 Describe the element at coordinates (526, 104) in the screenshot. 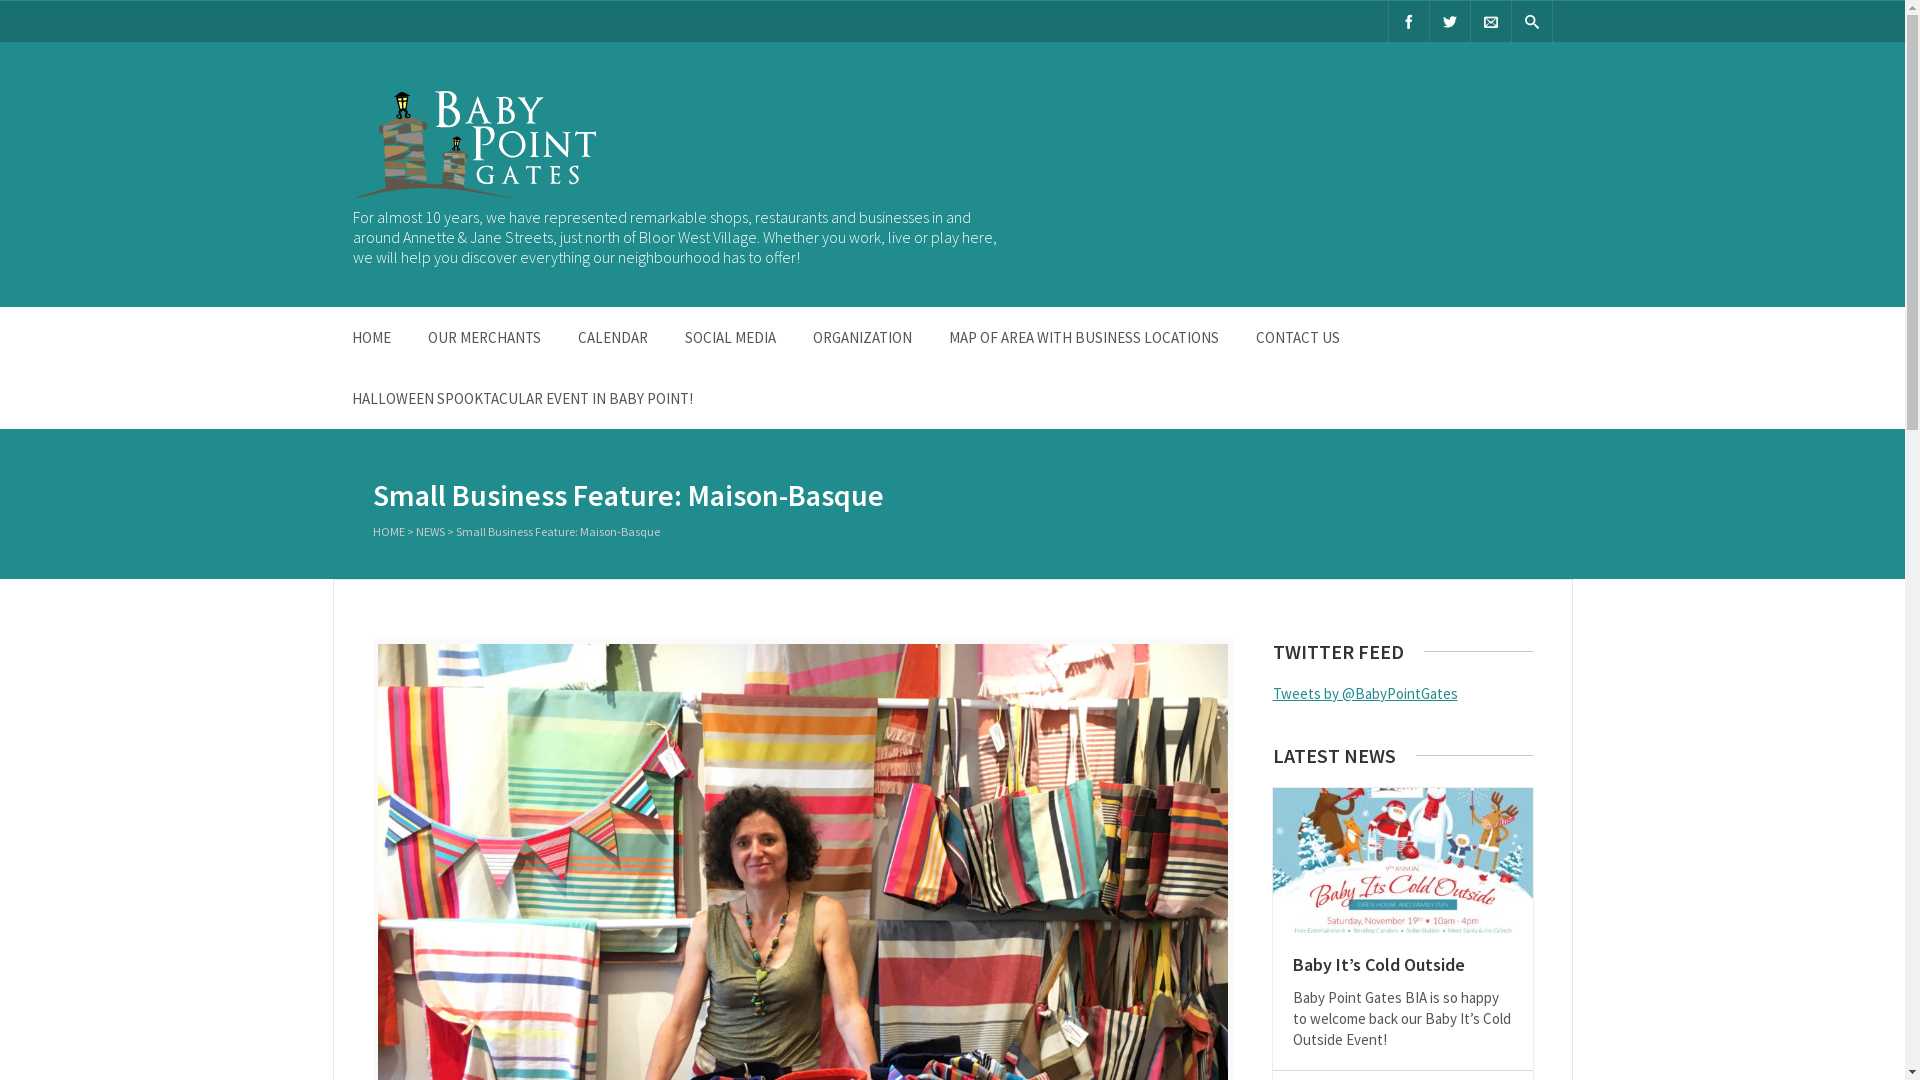

I see `'Baby Point Gates B.I.A.'` at that location.